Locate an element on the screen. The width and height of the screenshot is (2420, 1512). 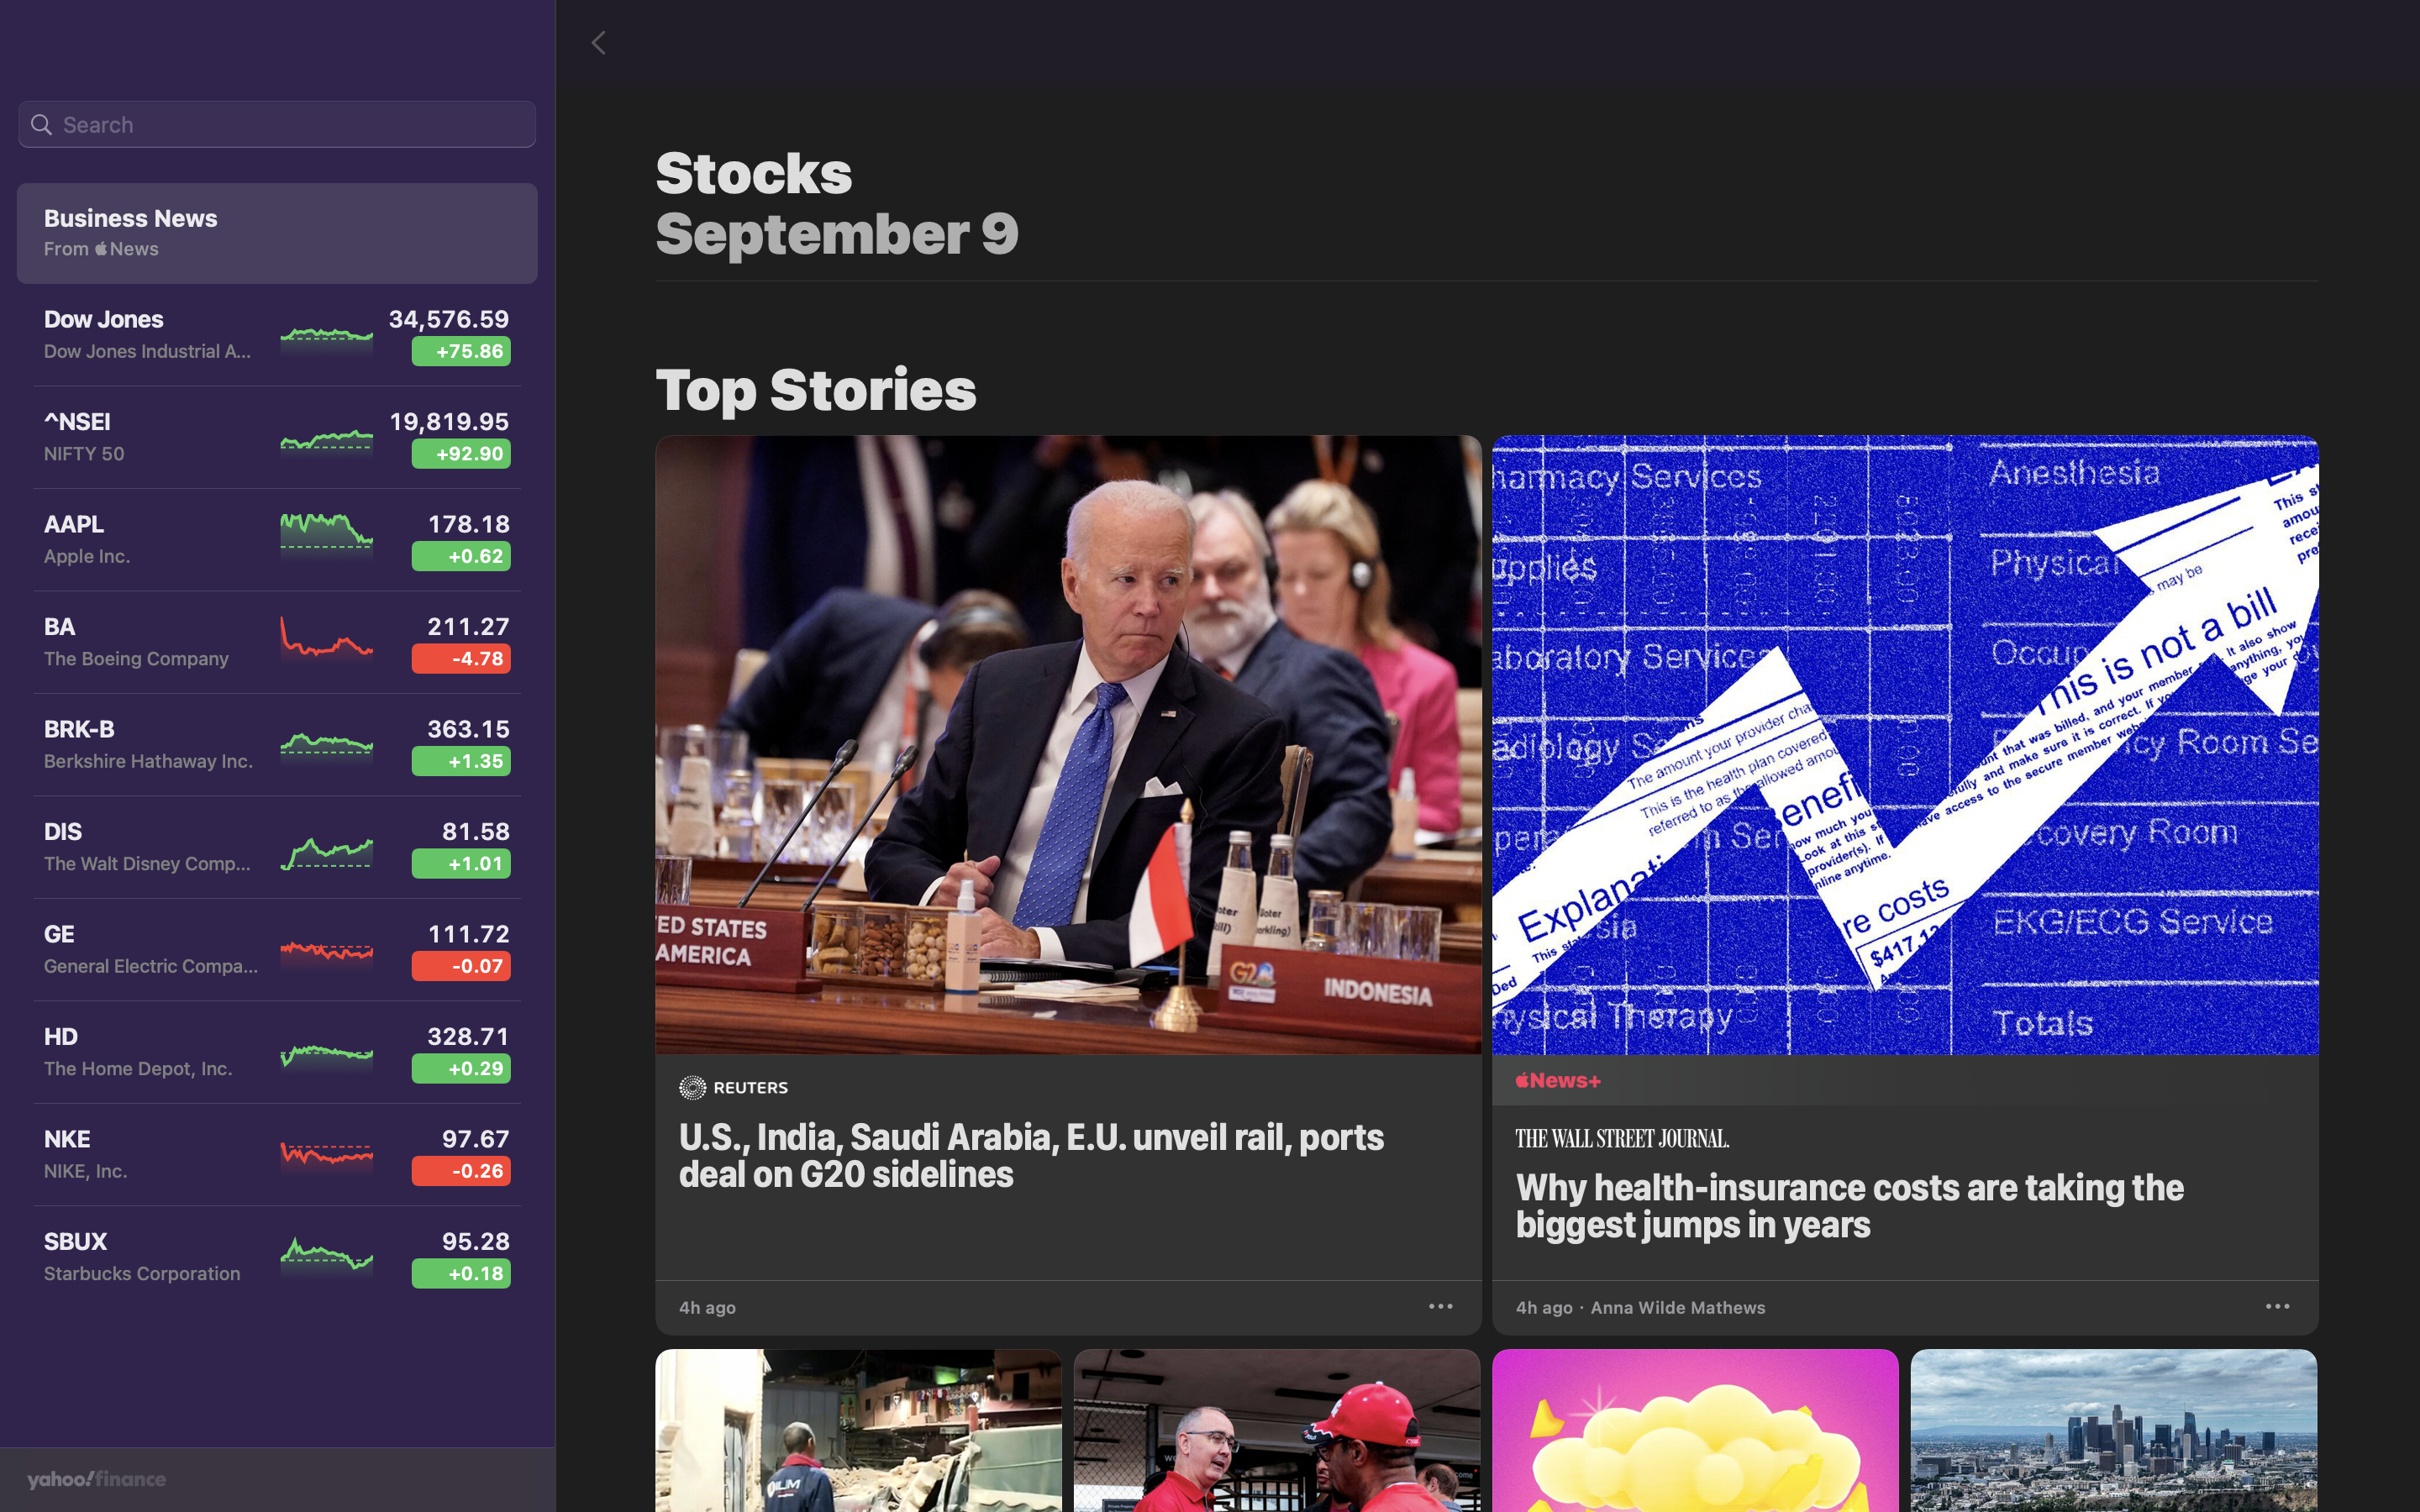
the G20 news on the display panel is located at coordinates (1068, 851).